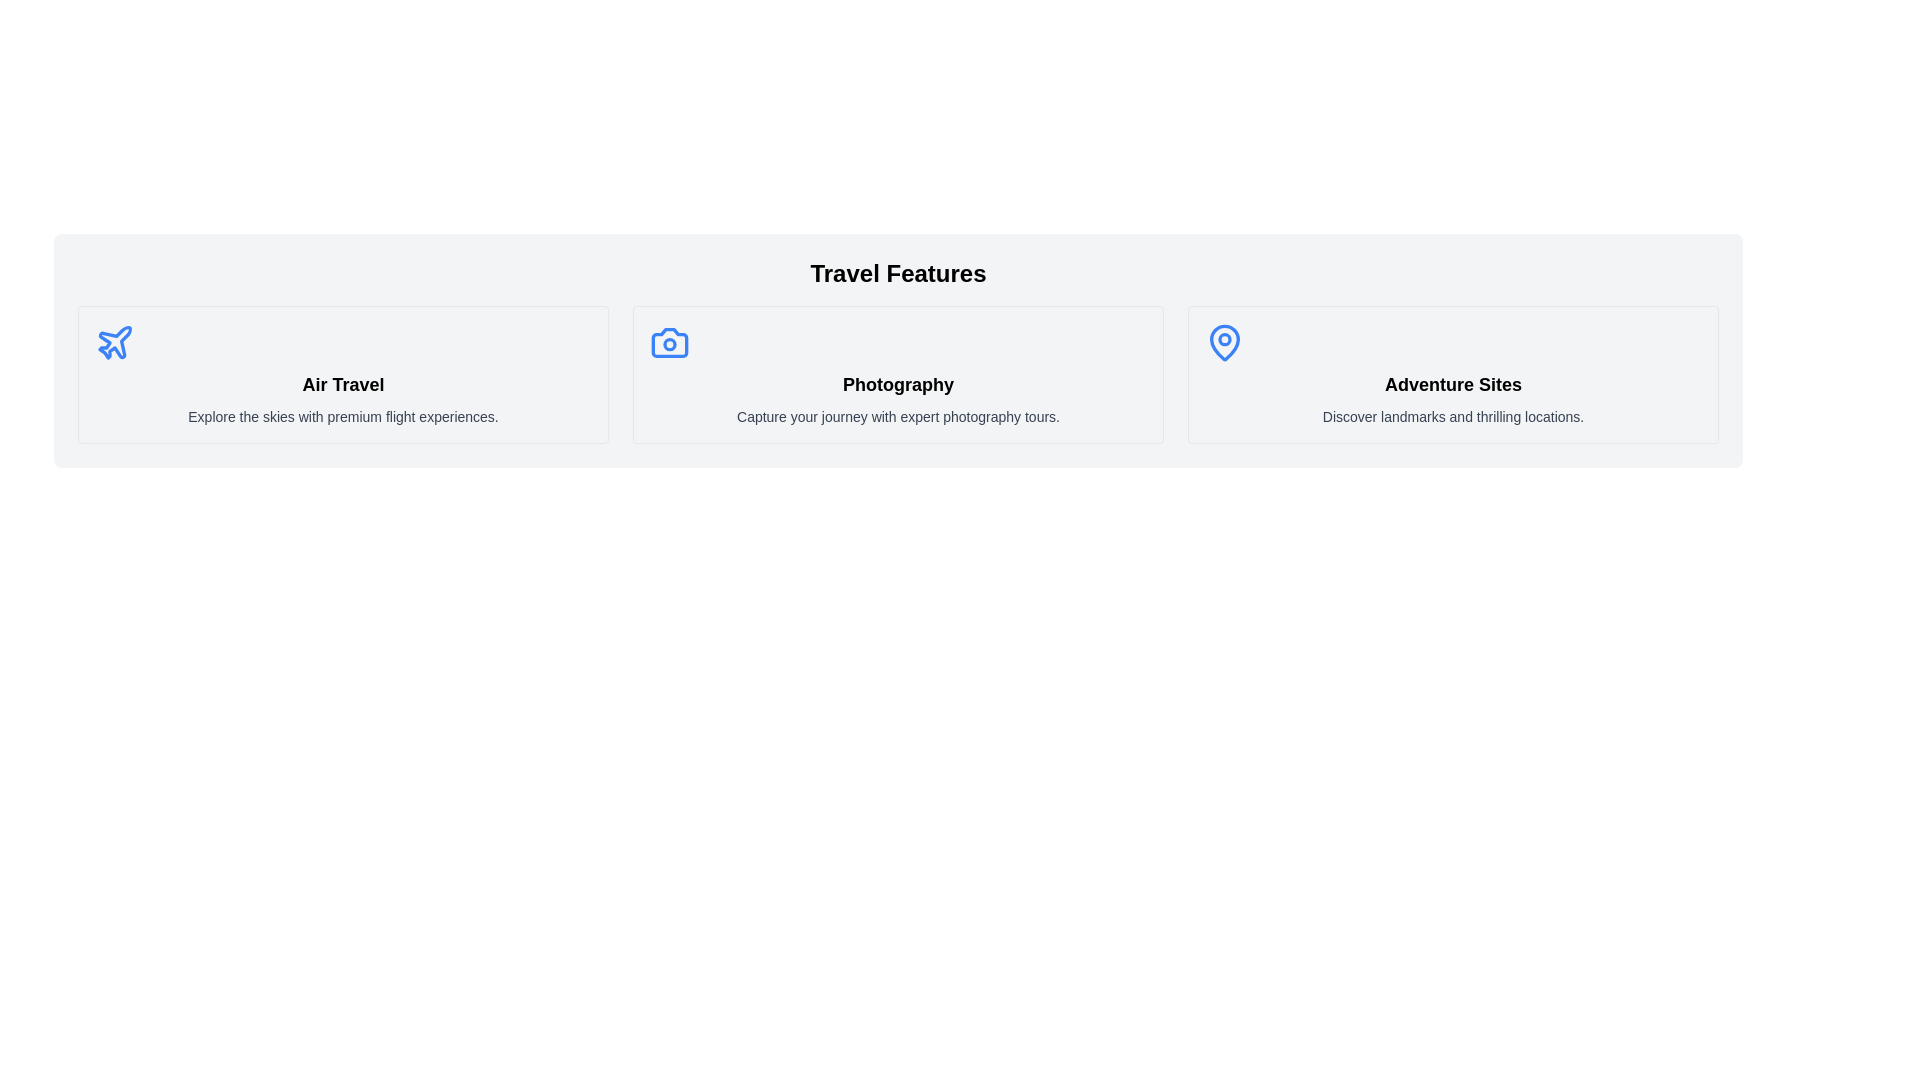 The height and width of the screenshot is (1080, 1920). I want to click on the third Card-style button in the grid that directs users to adventure sites, so click(1453, 374).